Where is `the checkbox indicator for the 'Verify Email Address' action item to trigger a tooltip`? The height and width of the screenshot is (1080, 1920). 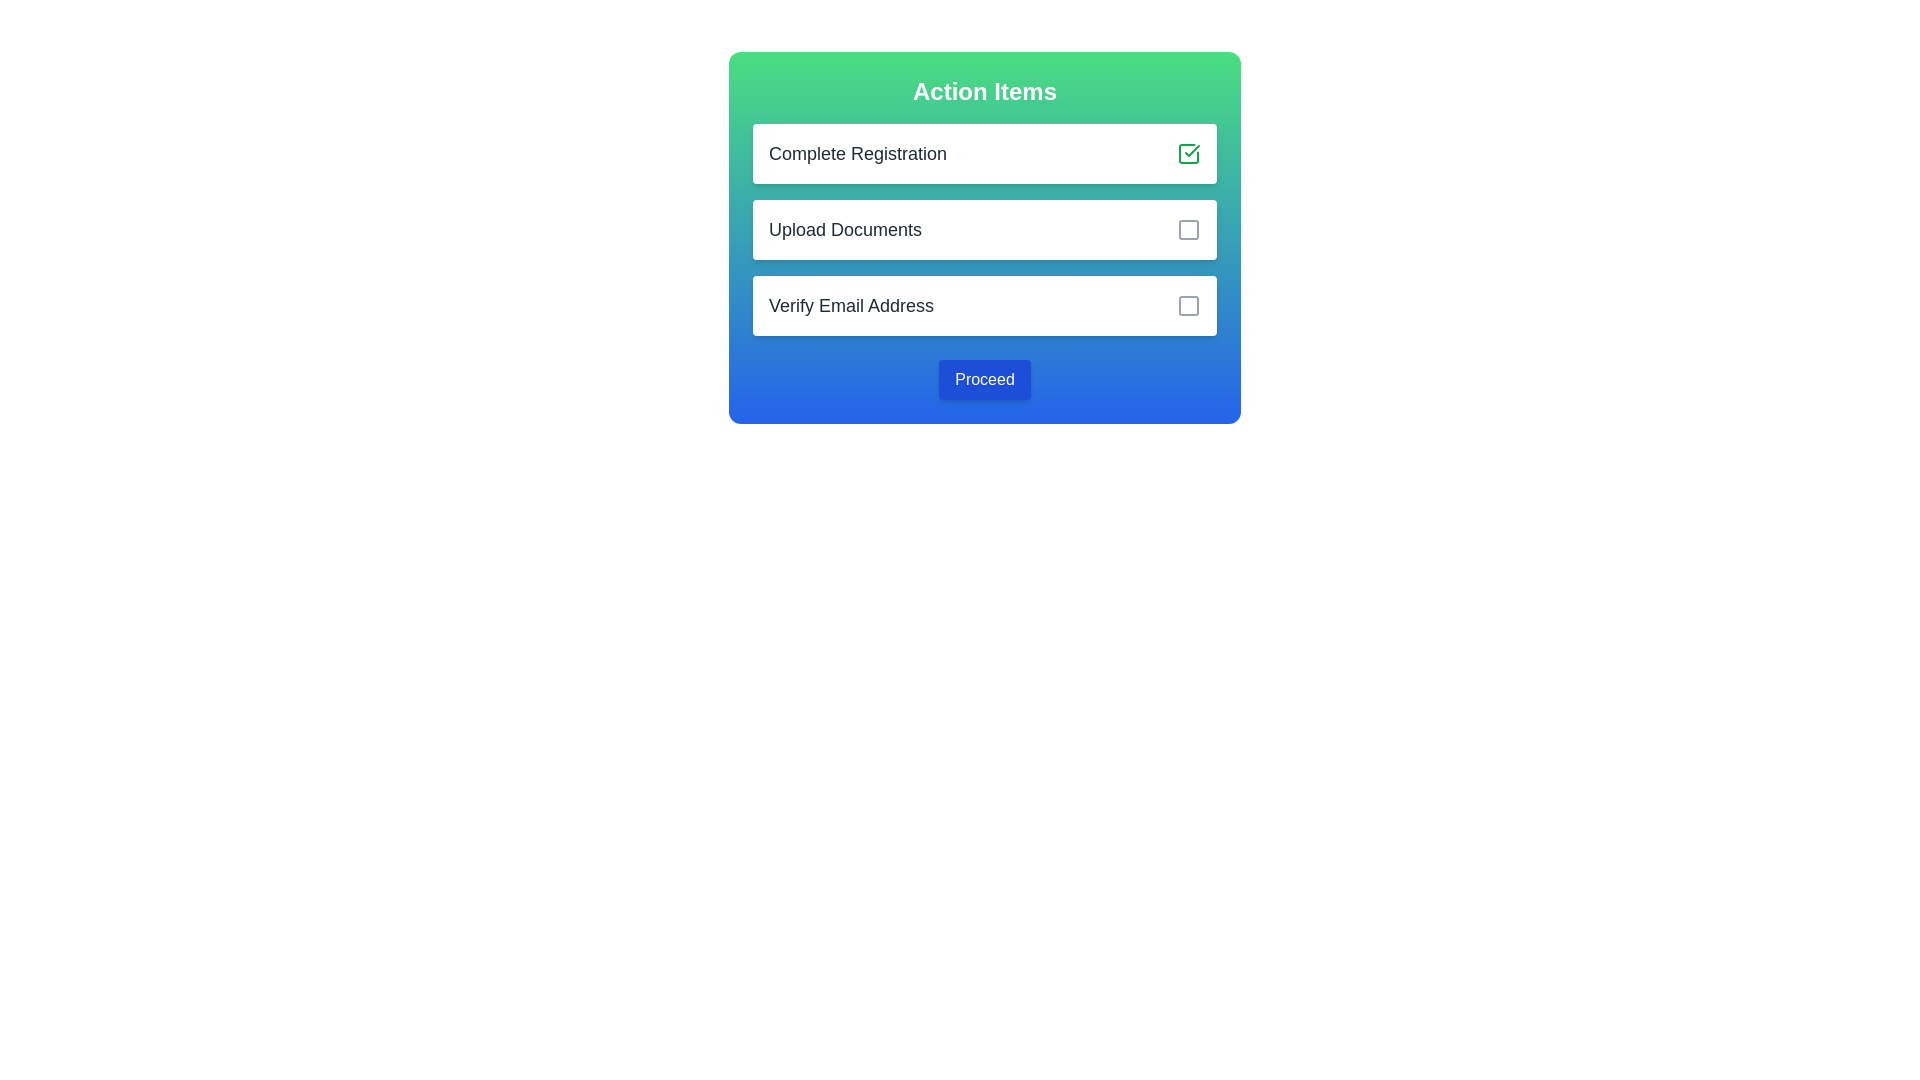 the checkbox indicator for the 'Verify Email Address' action item to trigger a tooltip is located at coordinates (1189, 305).